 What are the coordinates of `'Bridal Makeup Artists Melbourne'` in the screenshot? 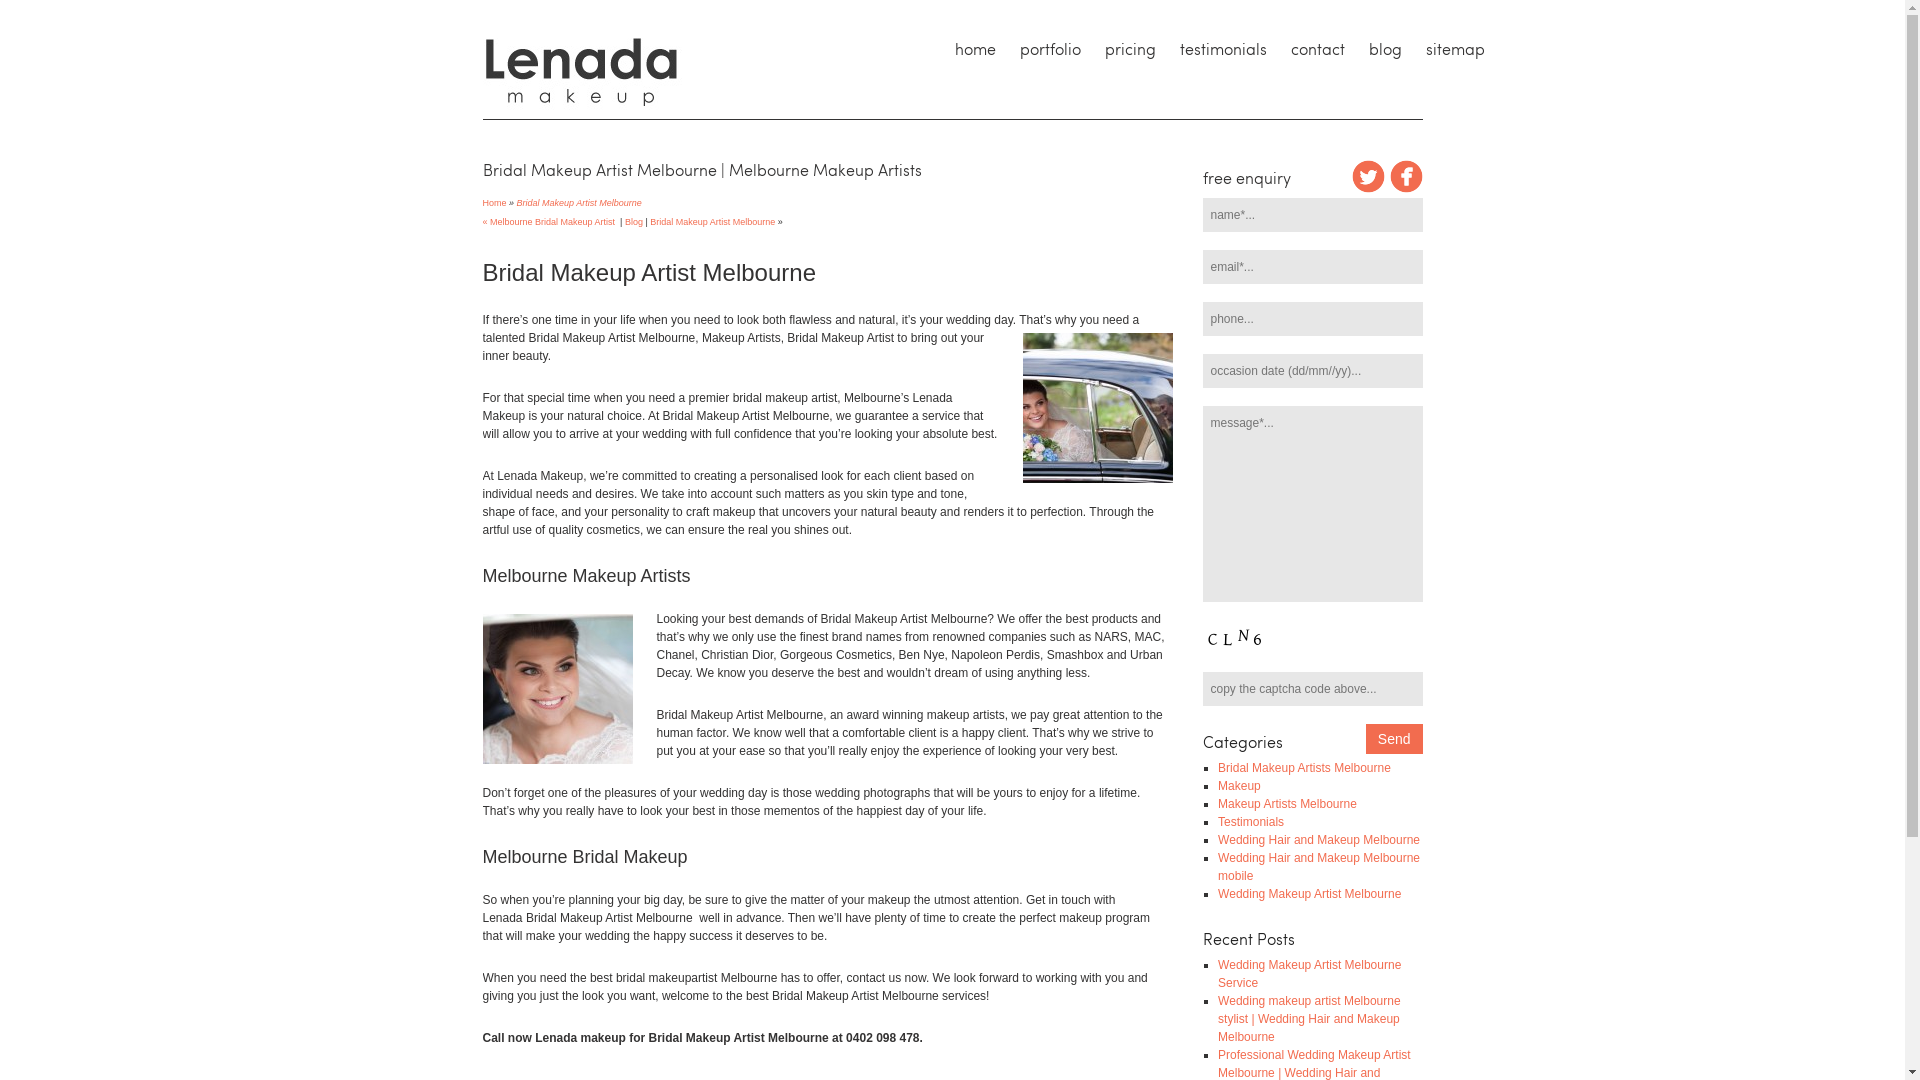 It's located at (1304, 766).